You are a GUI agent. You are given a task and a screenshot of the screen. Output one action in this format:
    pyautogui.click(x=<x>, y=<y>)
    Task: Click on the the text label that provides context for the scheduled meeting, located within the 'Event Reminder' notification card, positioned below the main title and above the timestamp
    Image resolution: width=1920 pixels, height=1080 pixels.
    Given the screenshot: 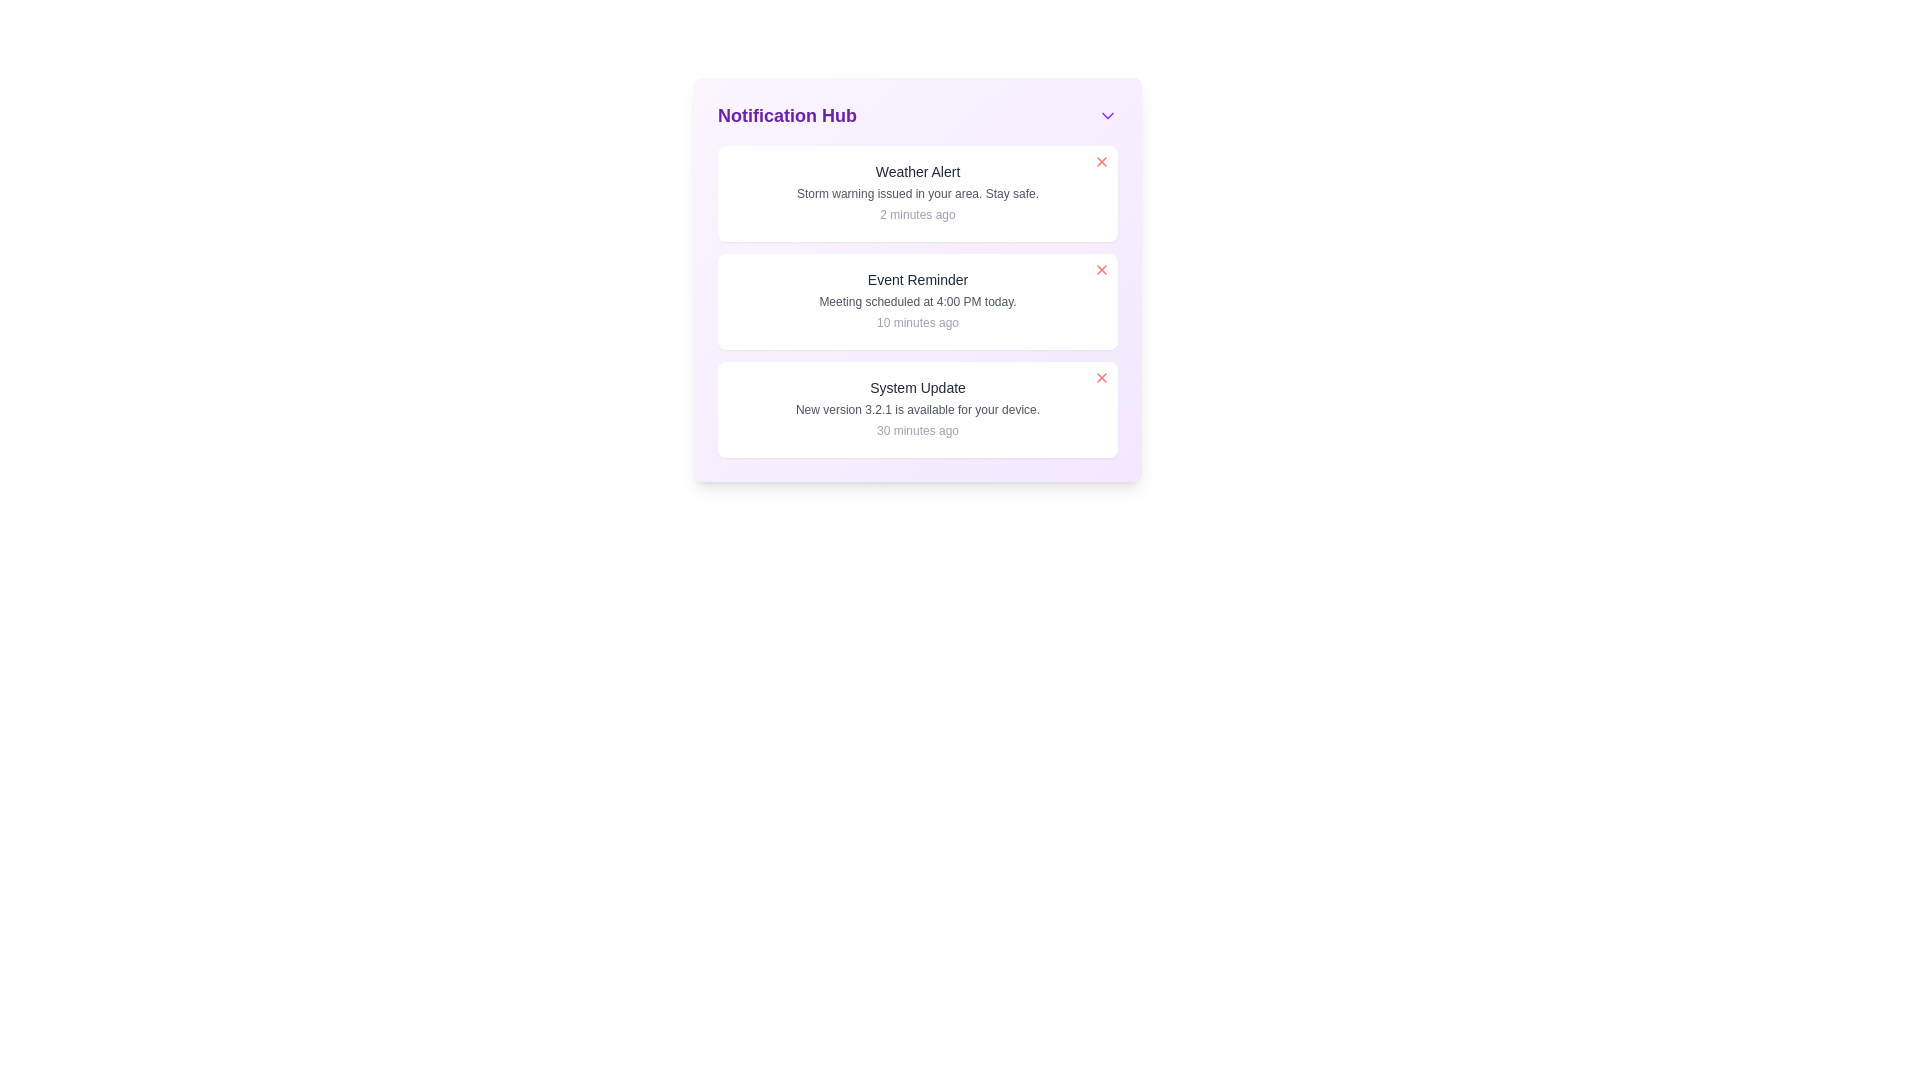 What is the action you would take?
    pyautogui.click(x=916, y=301)
    